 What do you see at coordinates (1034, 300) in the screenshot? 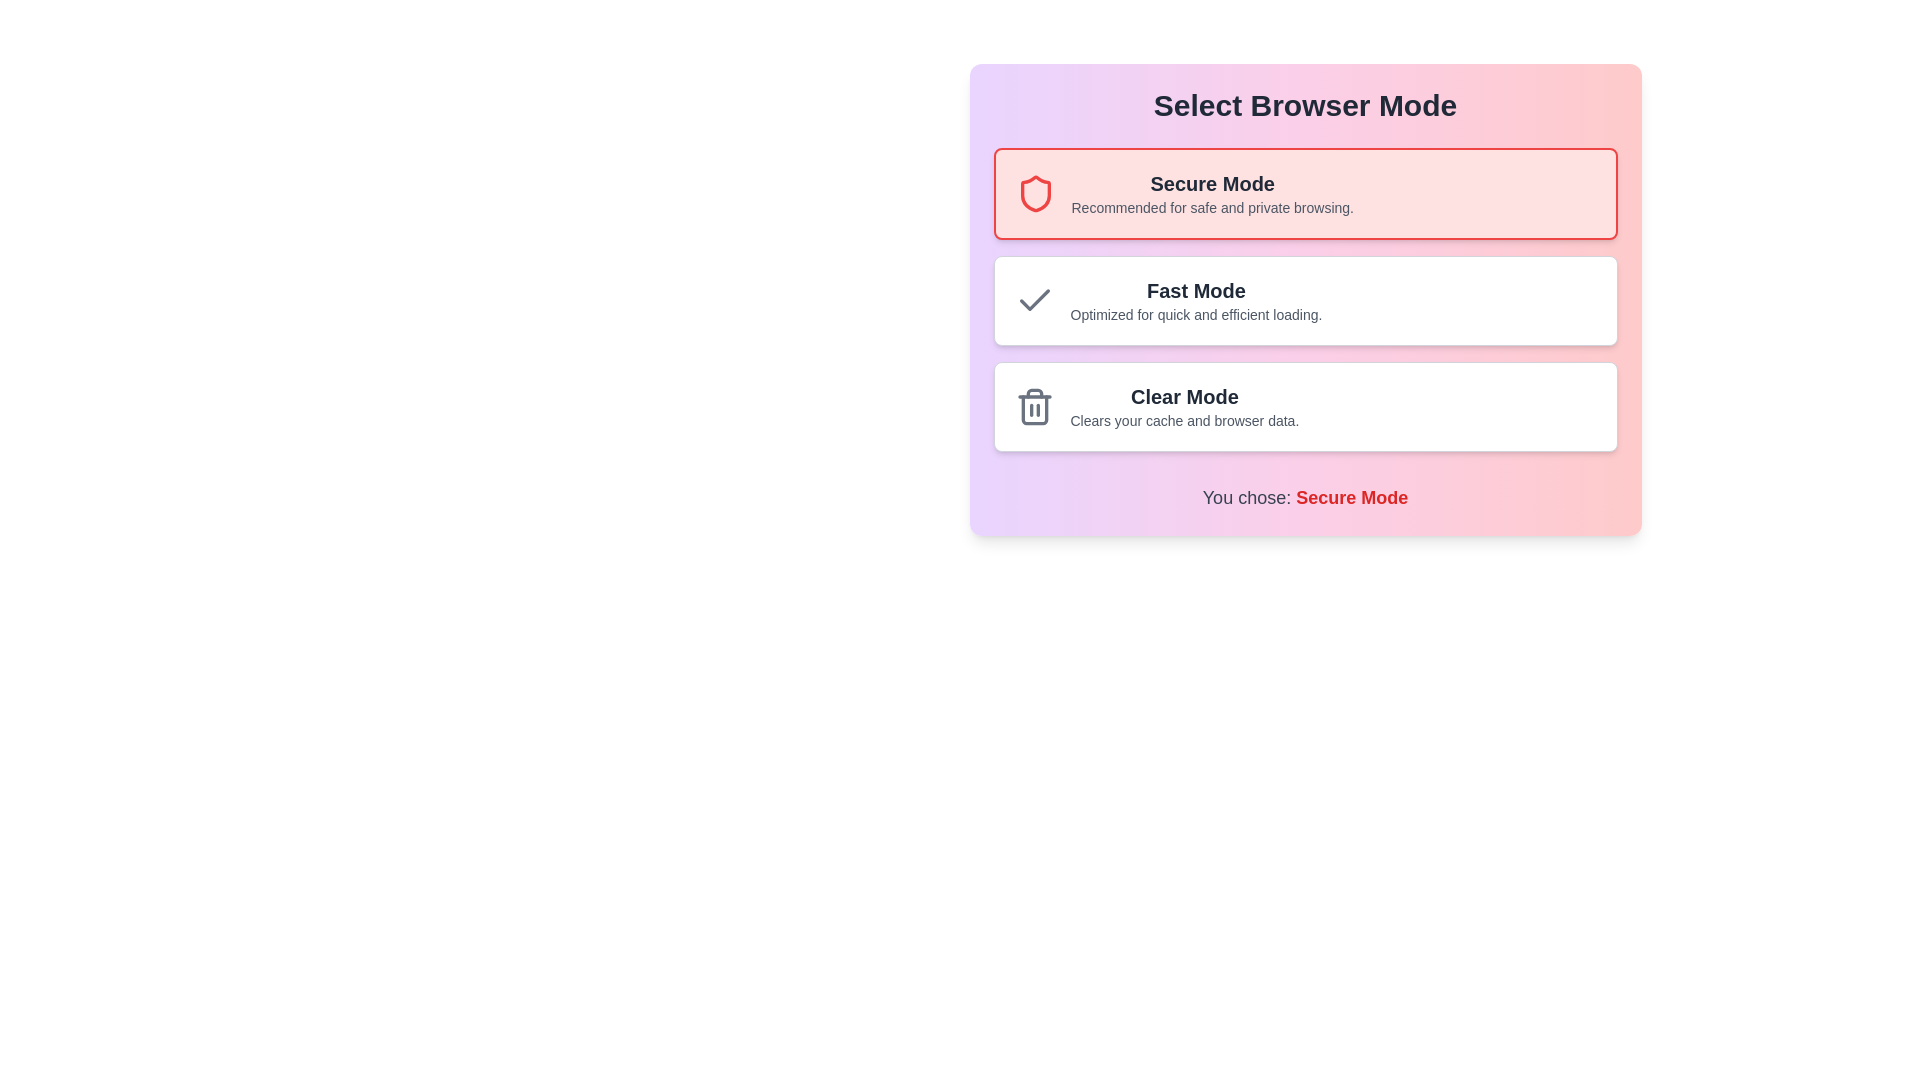
I see `the checkmark icon to toggle the state of the 'Fast Mode' option in the selection list` at bounding box center [1034, 300].